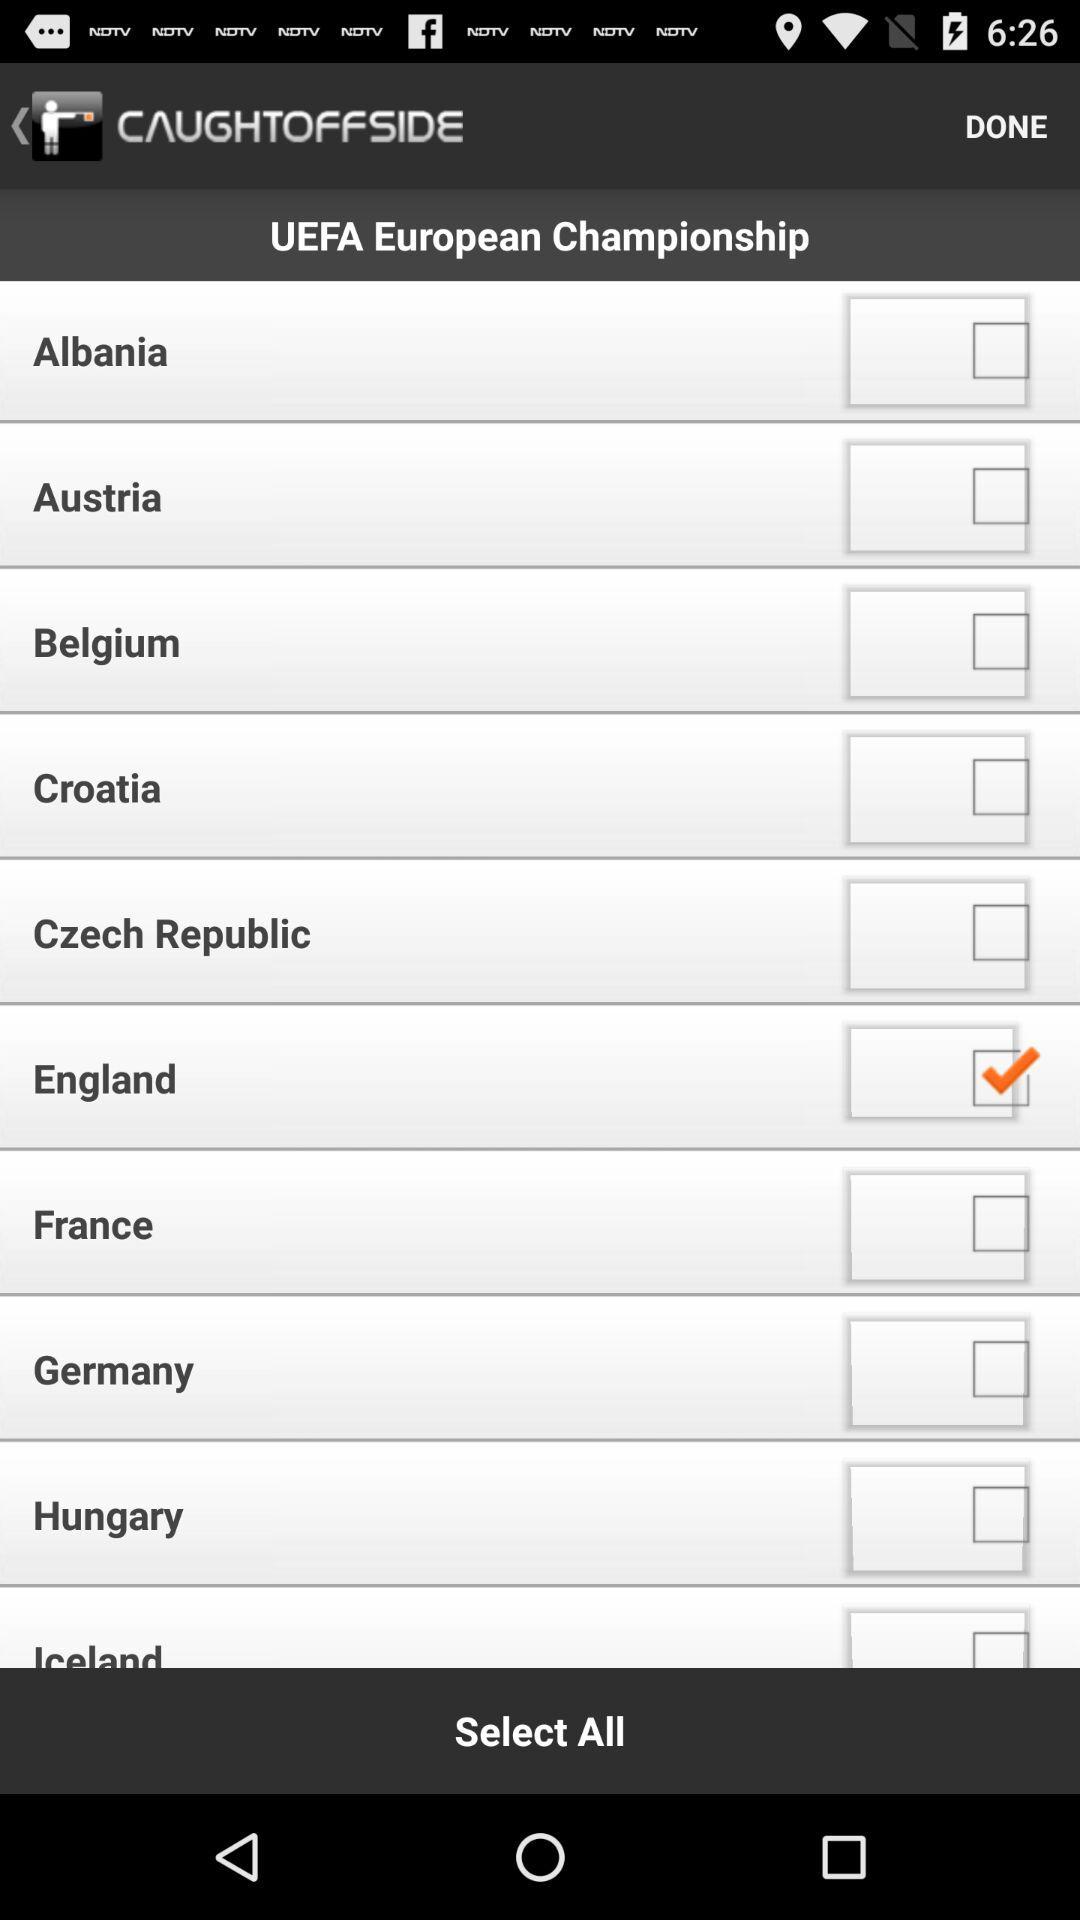 This screenshot has height=1920, width=1080. I want to click on the icon below austria app, so click(409, 641).